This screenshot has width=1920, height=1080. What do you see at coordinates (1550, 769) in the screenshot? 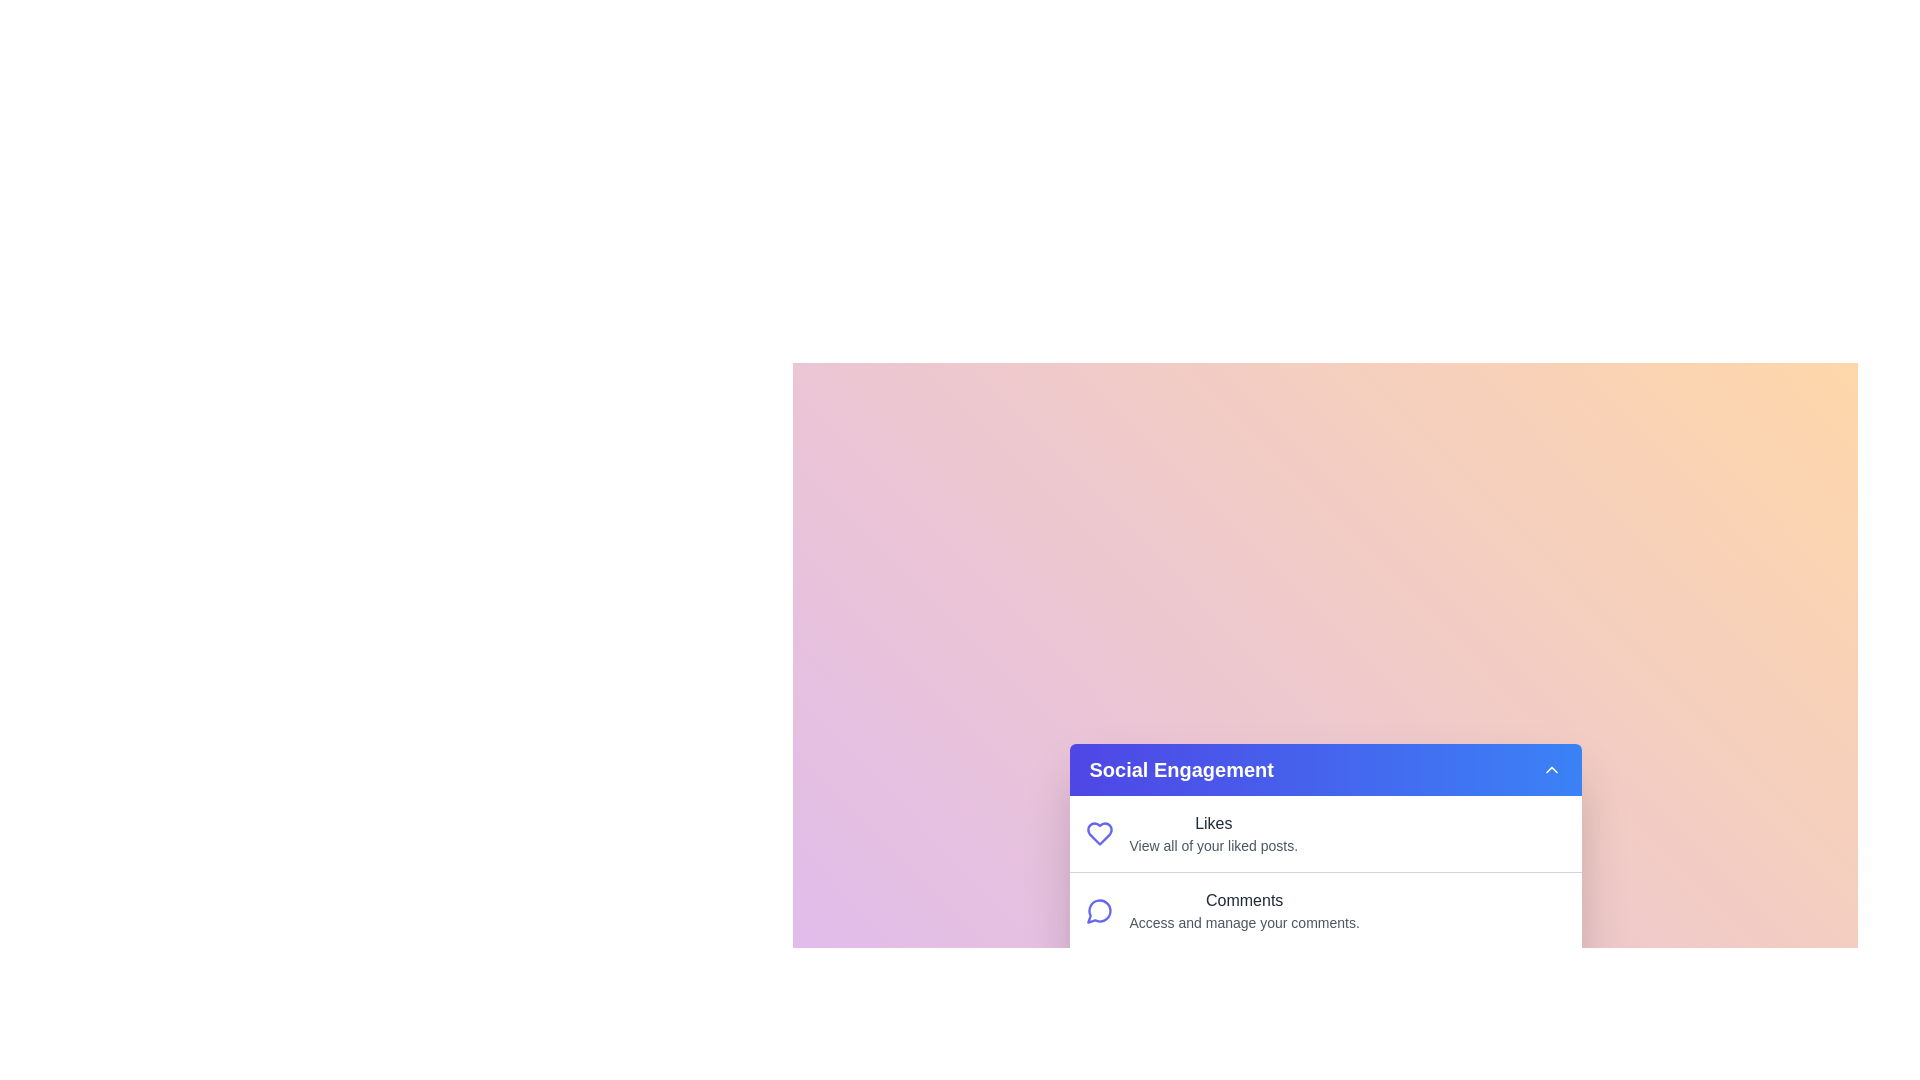
I see `toggle button to expand or collapse the menu` at bounding box center [1550, 769].